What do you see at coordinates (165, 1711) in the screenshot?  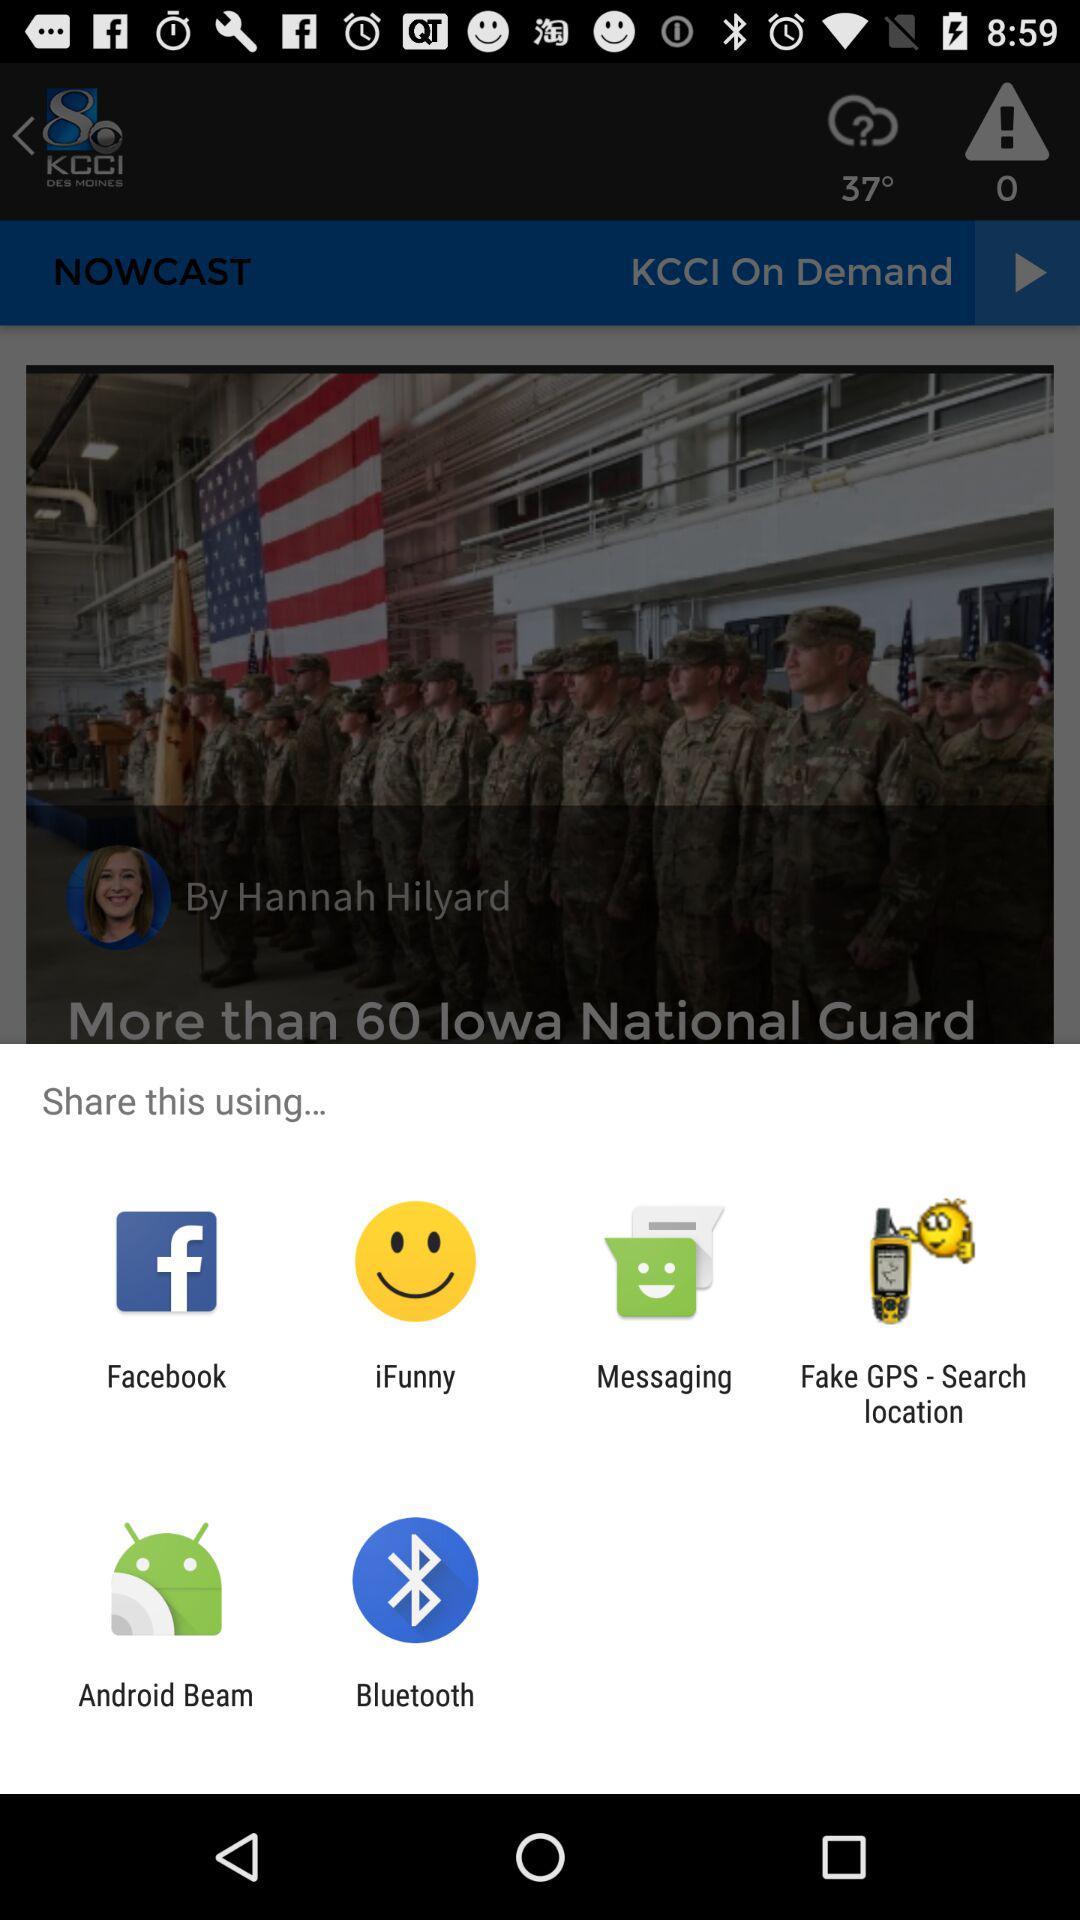 I see `android beam item` at bounding box center [165, 1711].